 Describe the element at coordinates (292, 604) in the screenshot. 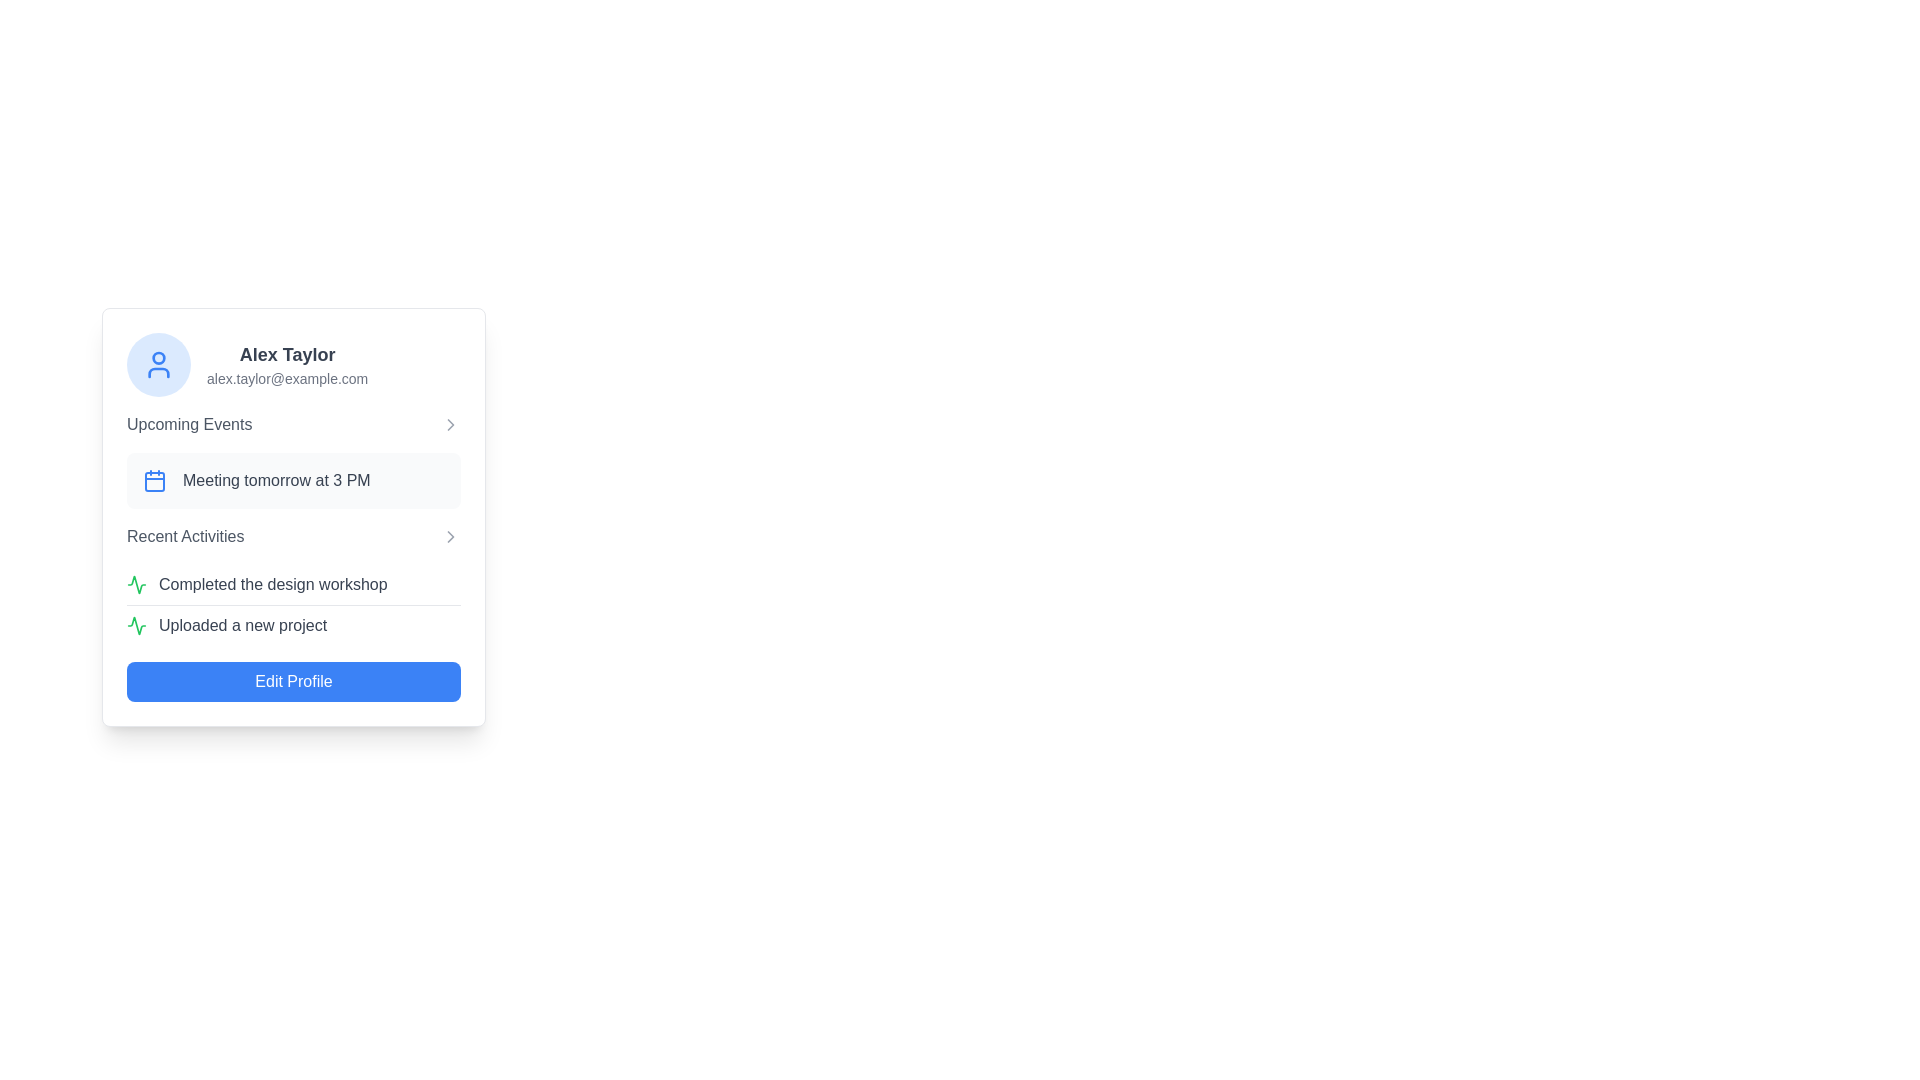

I see `the activity 'Completed the design workshop' in the Recent Activities list` at that location.